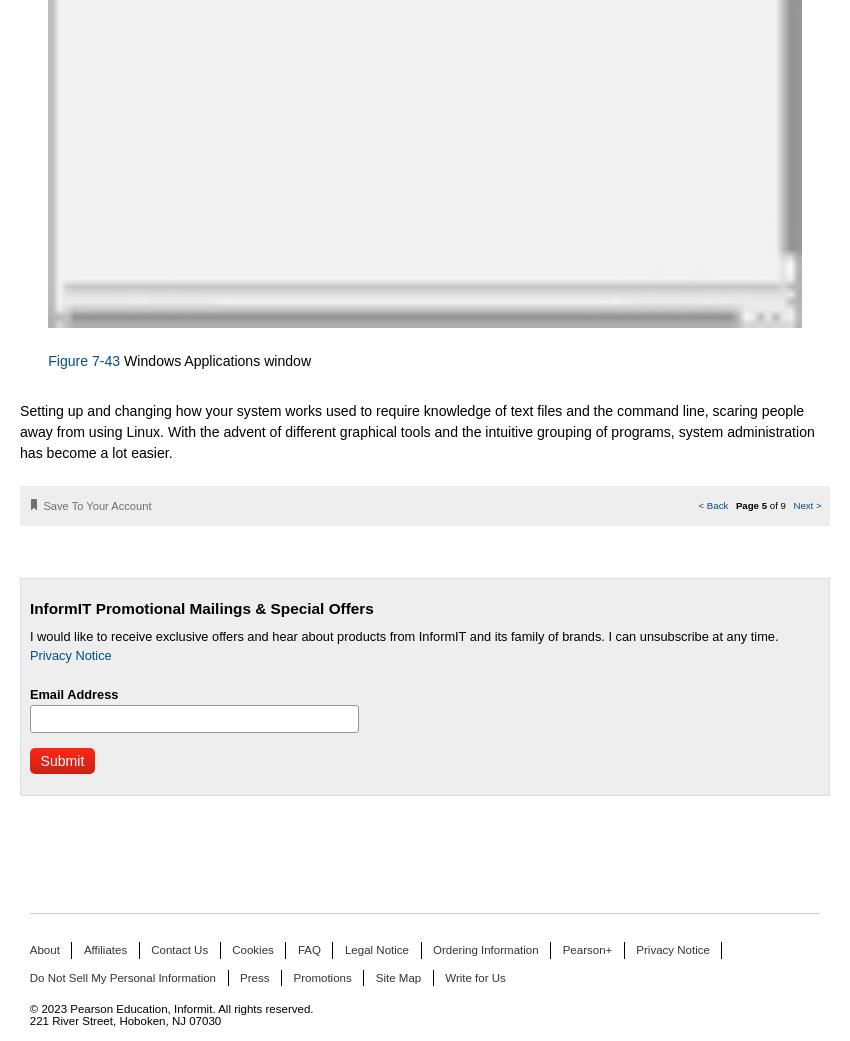  Describe the element at coordinates (417, 429) in the screenshot. I see `'Setting up and changing how your system works used to require knowledge of text files and the command line, scaring people away from using Linux. With the advent of different graphical tools and the intuitive grouping of programs, system administration has become a lot easier.'` at that location.